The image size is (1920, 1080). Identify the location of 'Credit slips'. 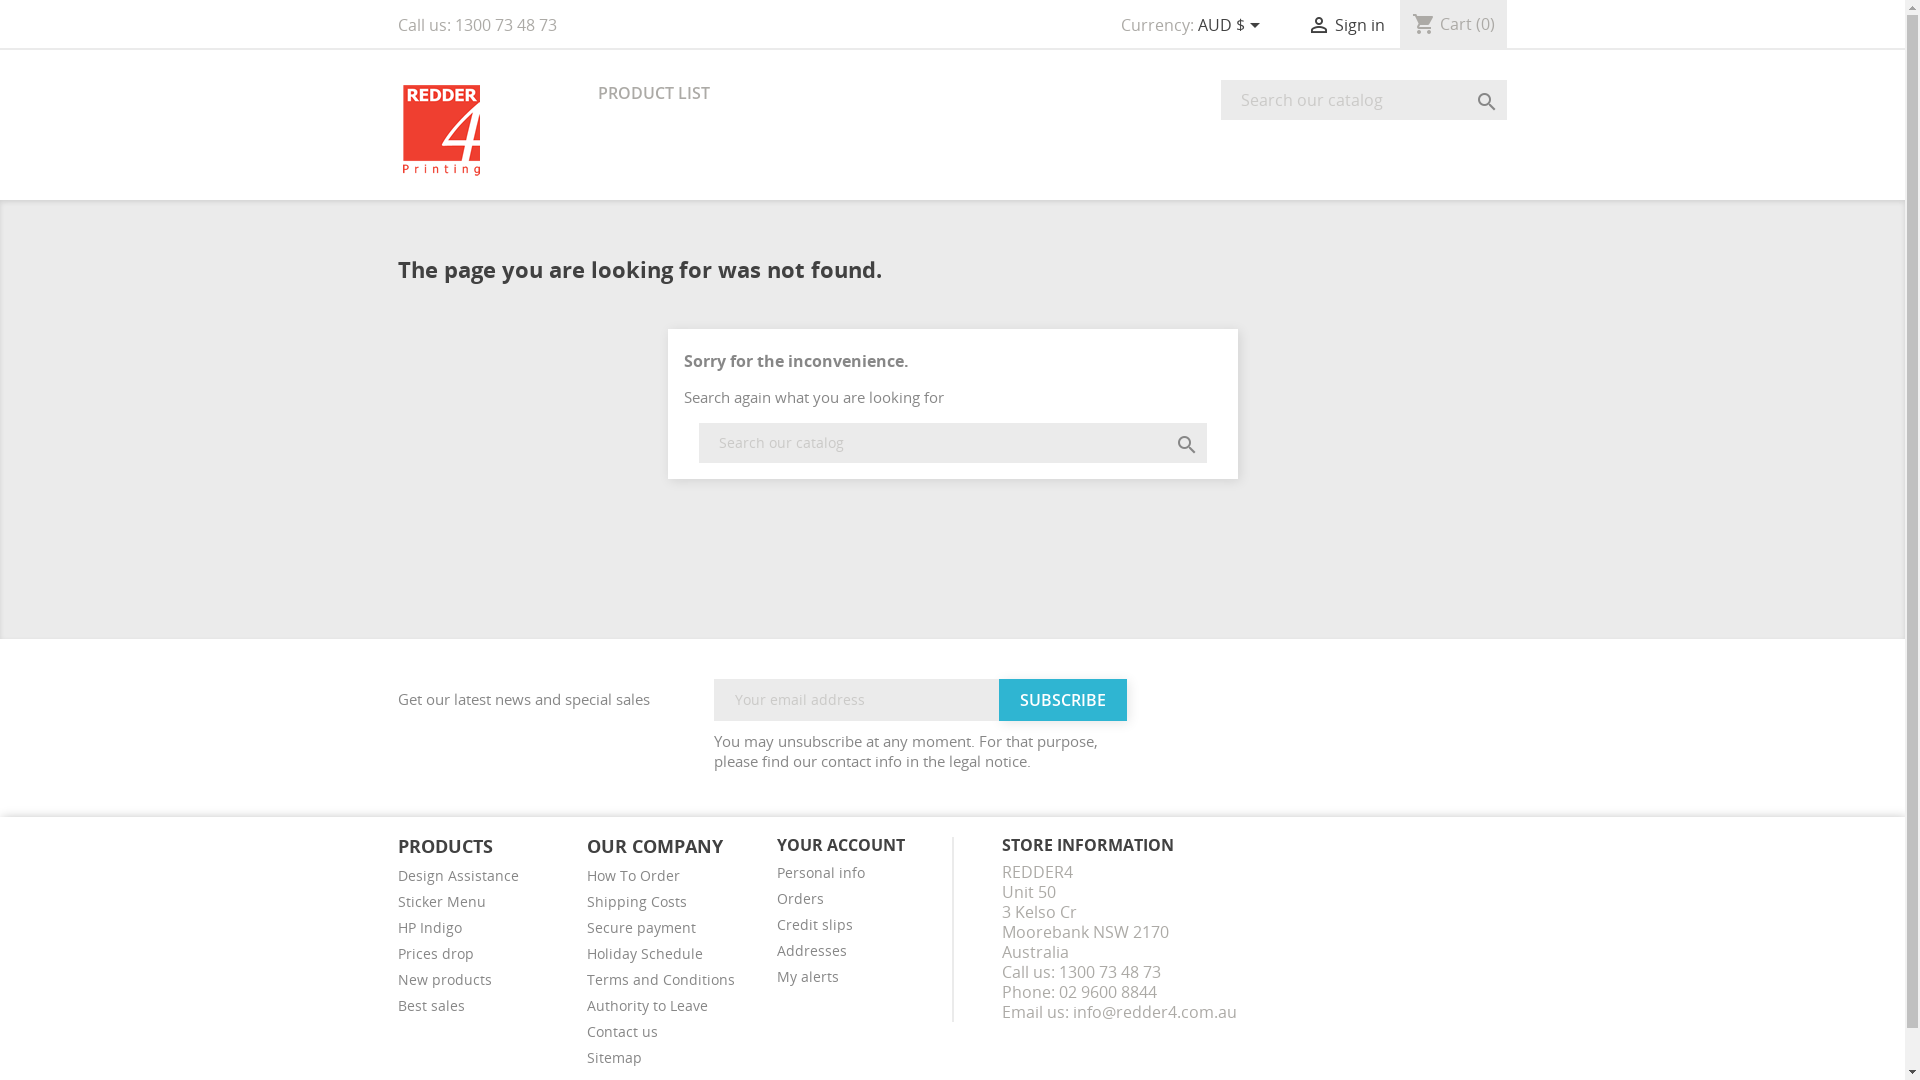
(815, 924).